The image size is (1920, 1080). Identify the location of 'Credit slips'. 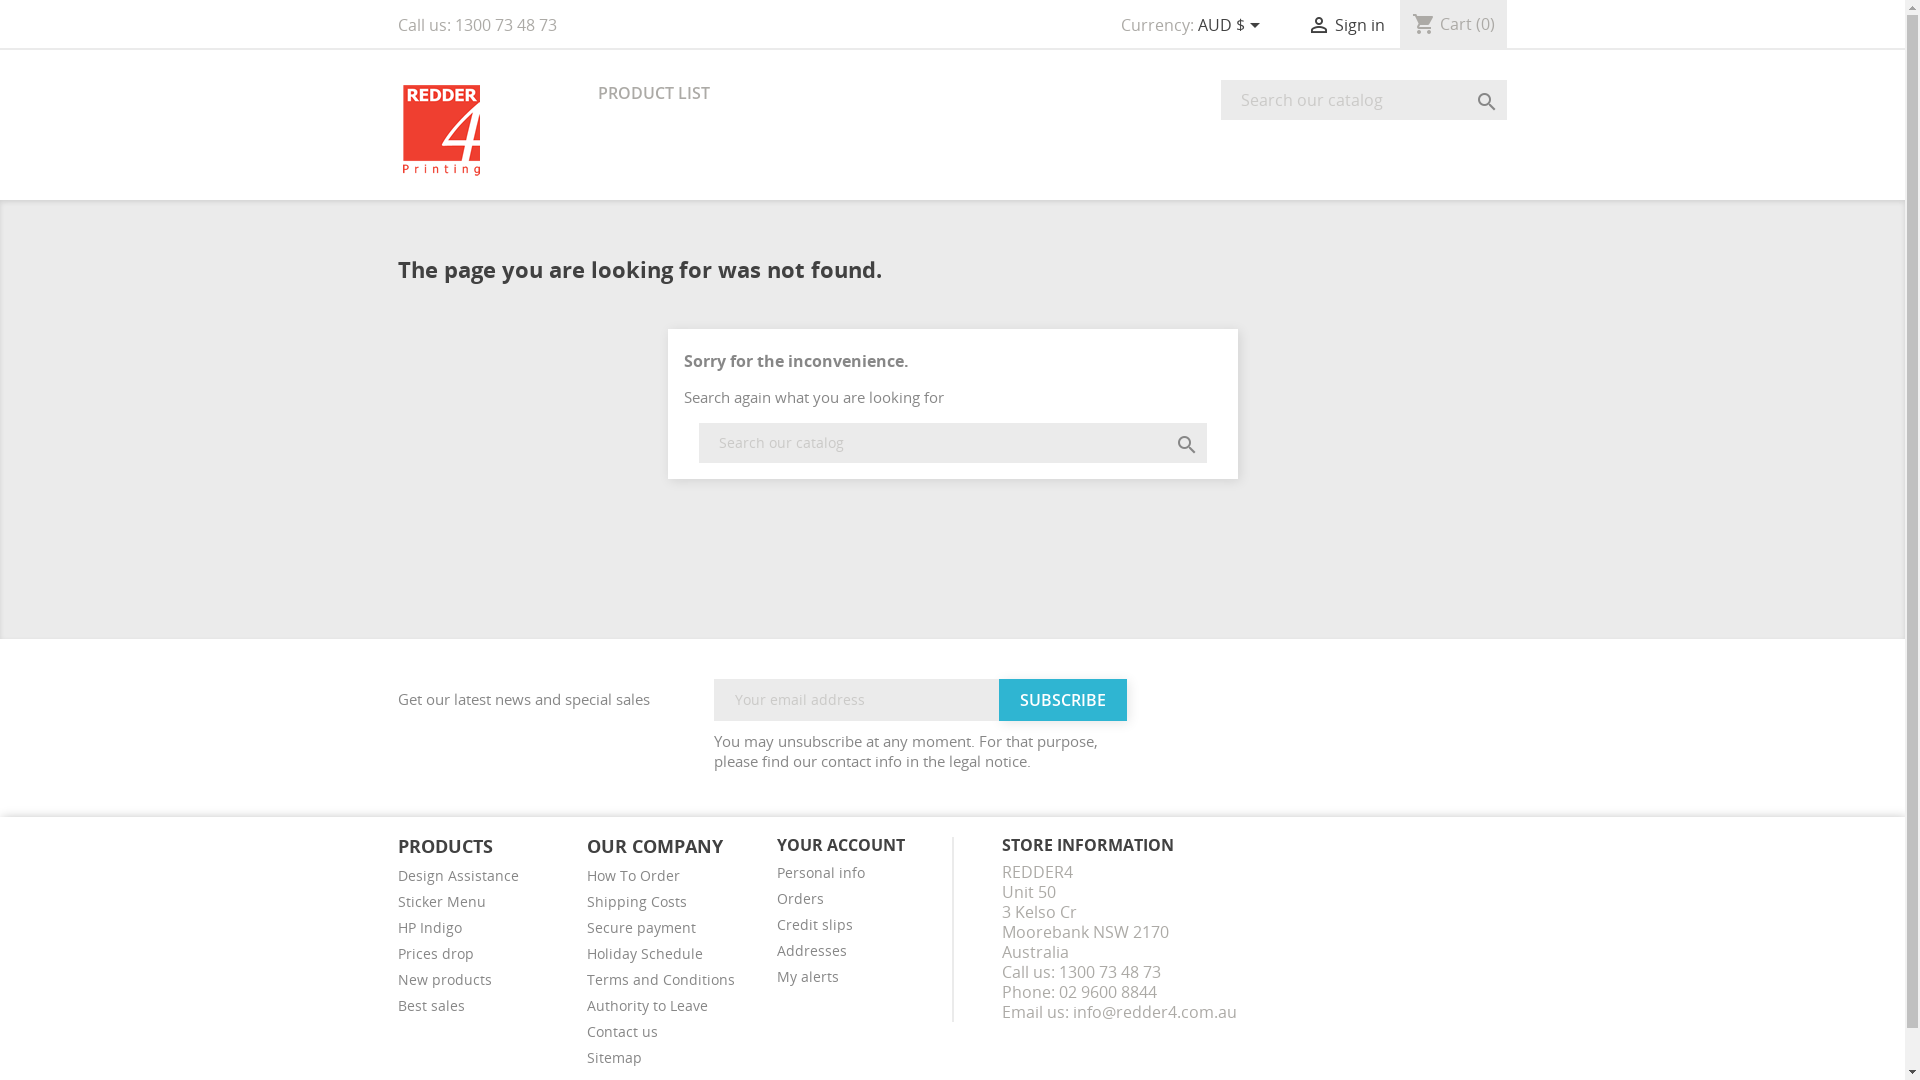
(815, 924).